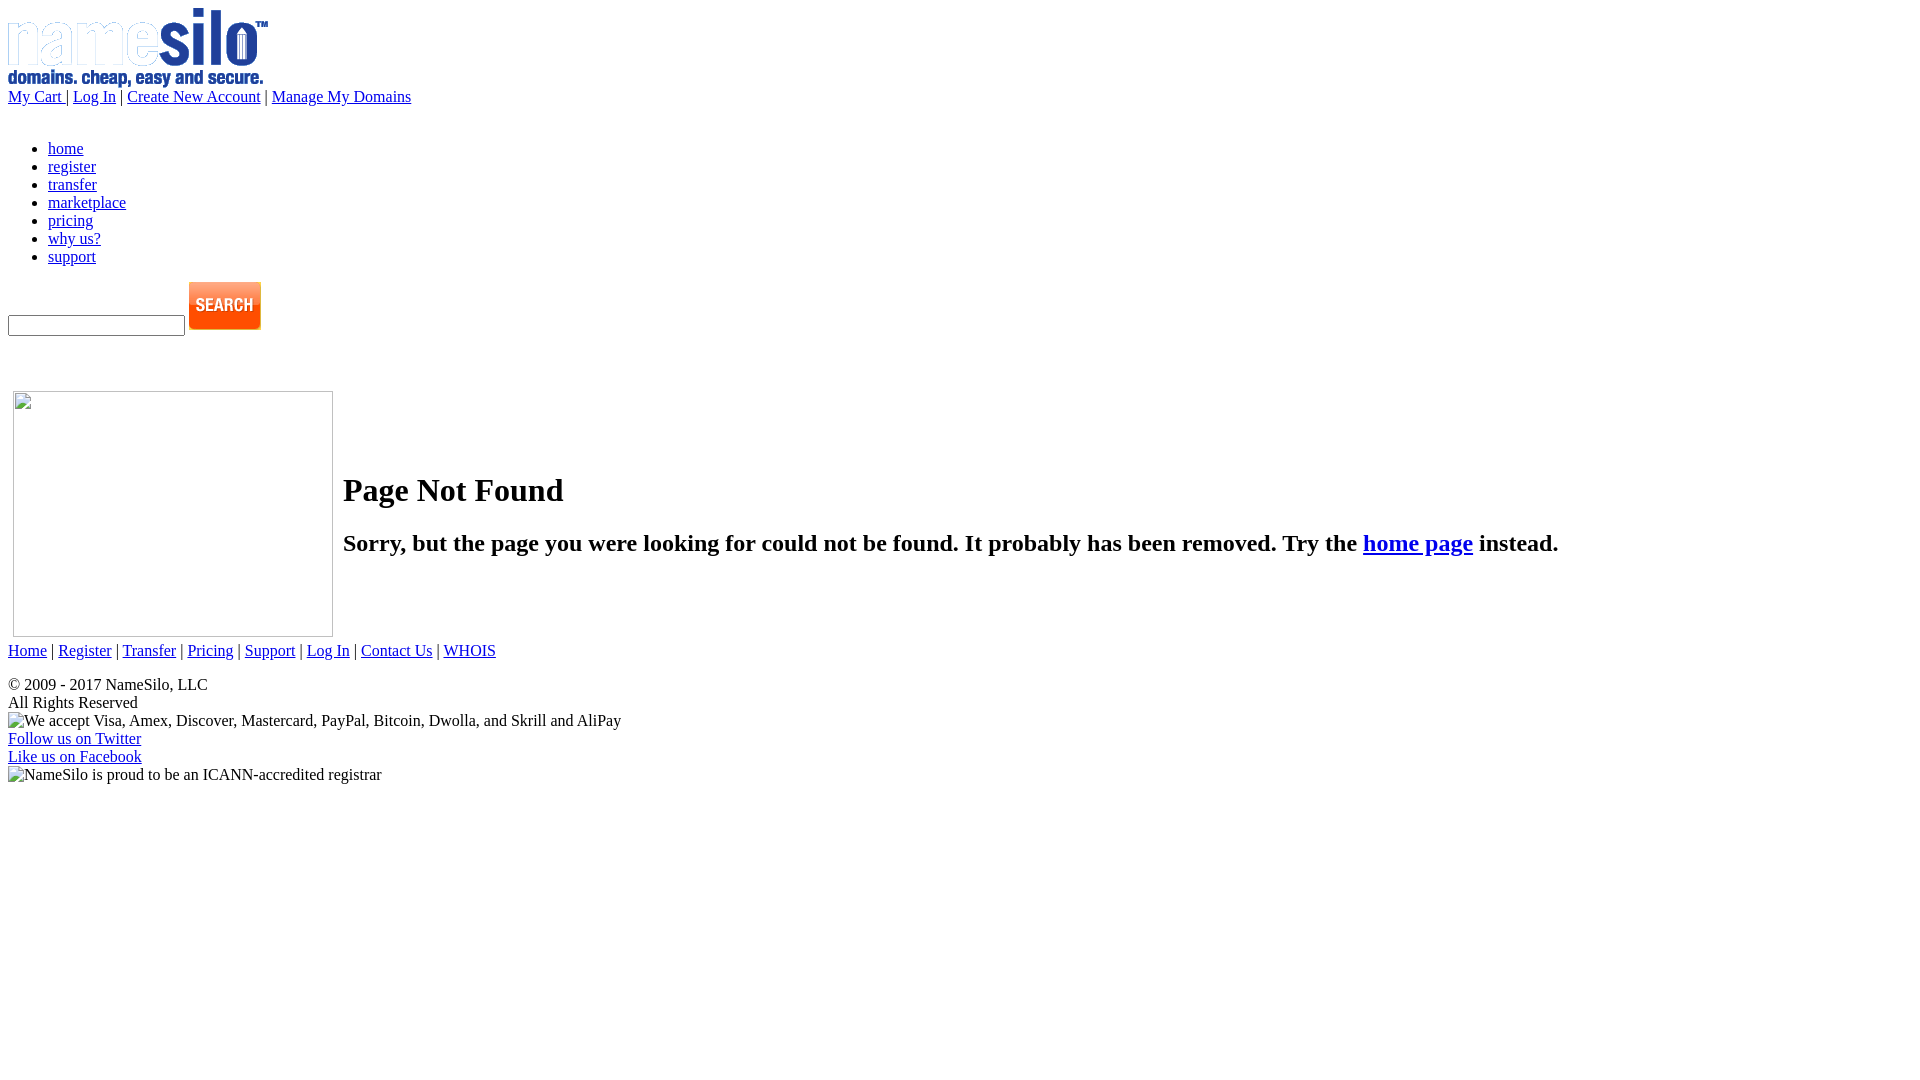  I want to click on 'NameSilo is proud to be an ICANN-accredited registrar', so click(8, 774).